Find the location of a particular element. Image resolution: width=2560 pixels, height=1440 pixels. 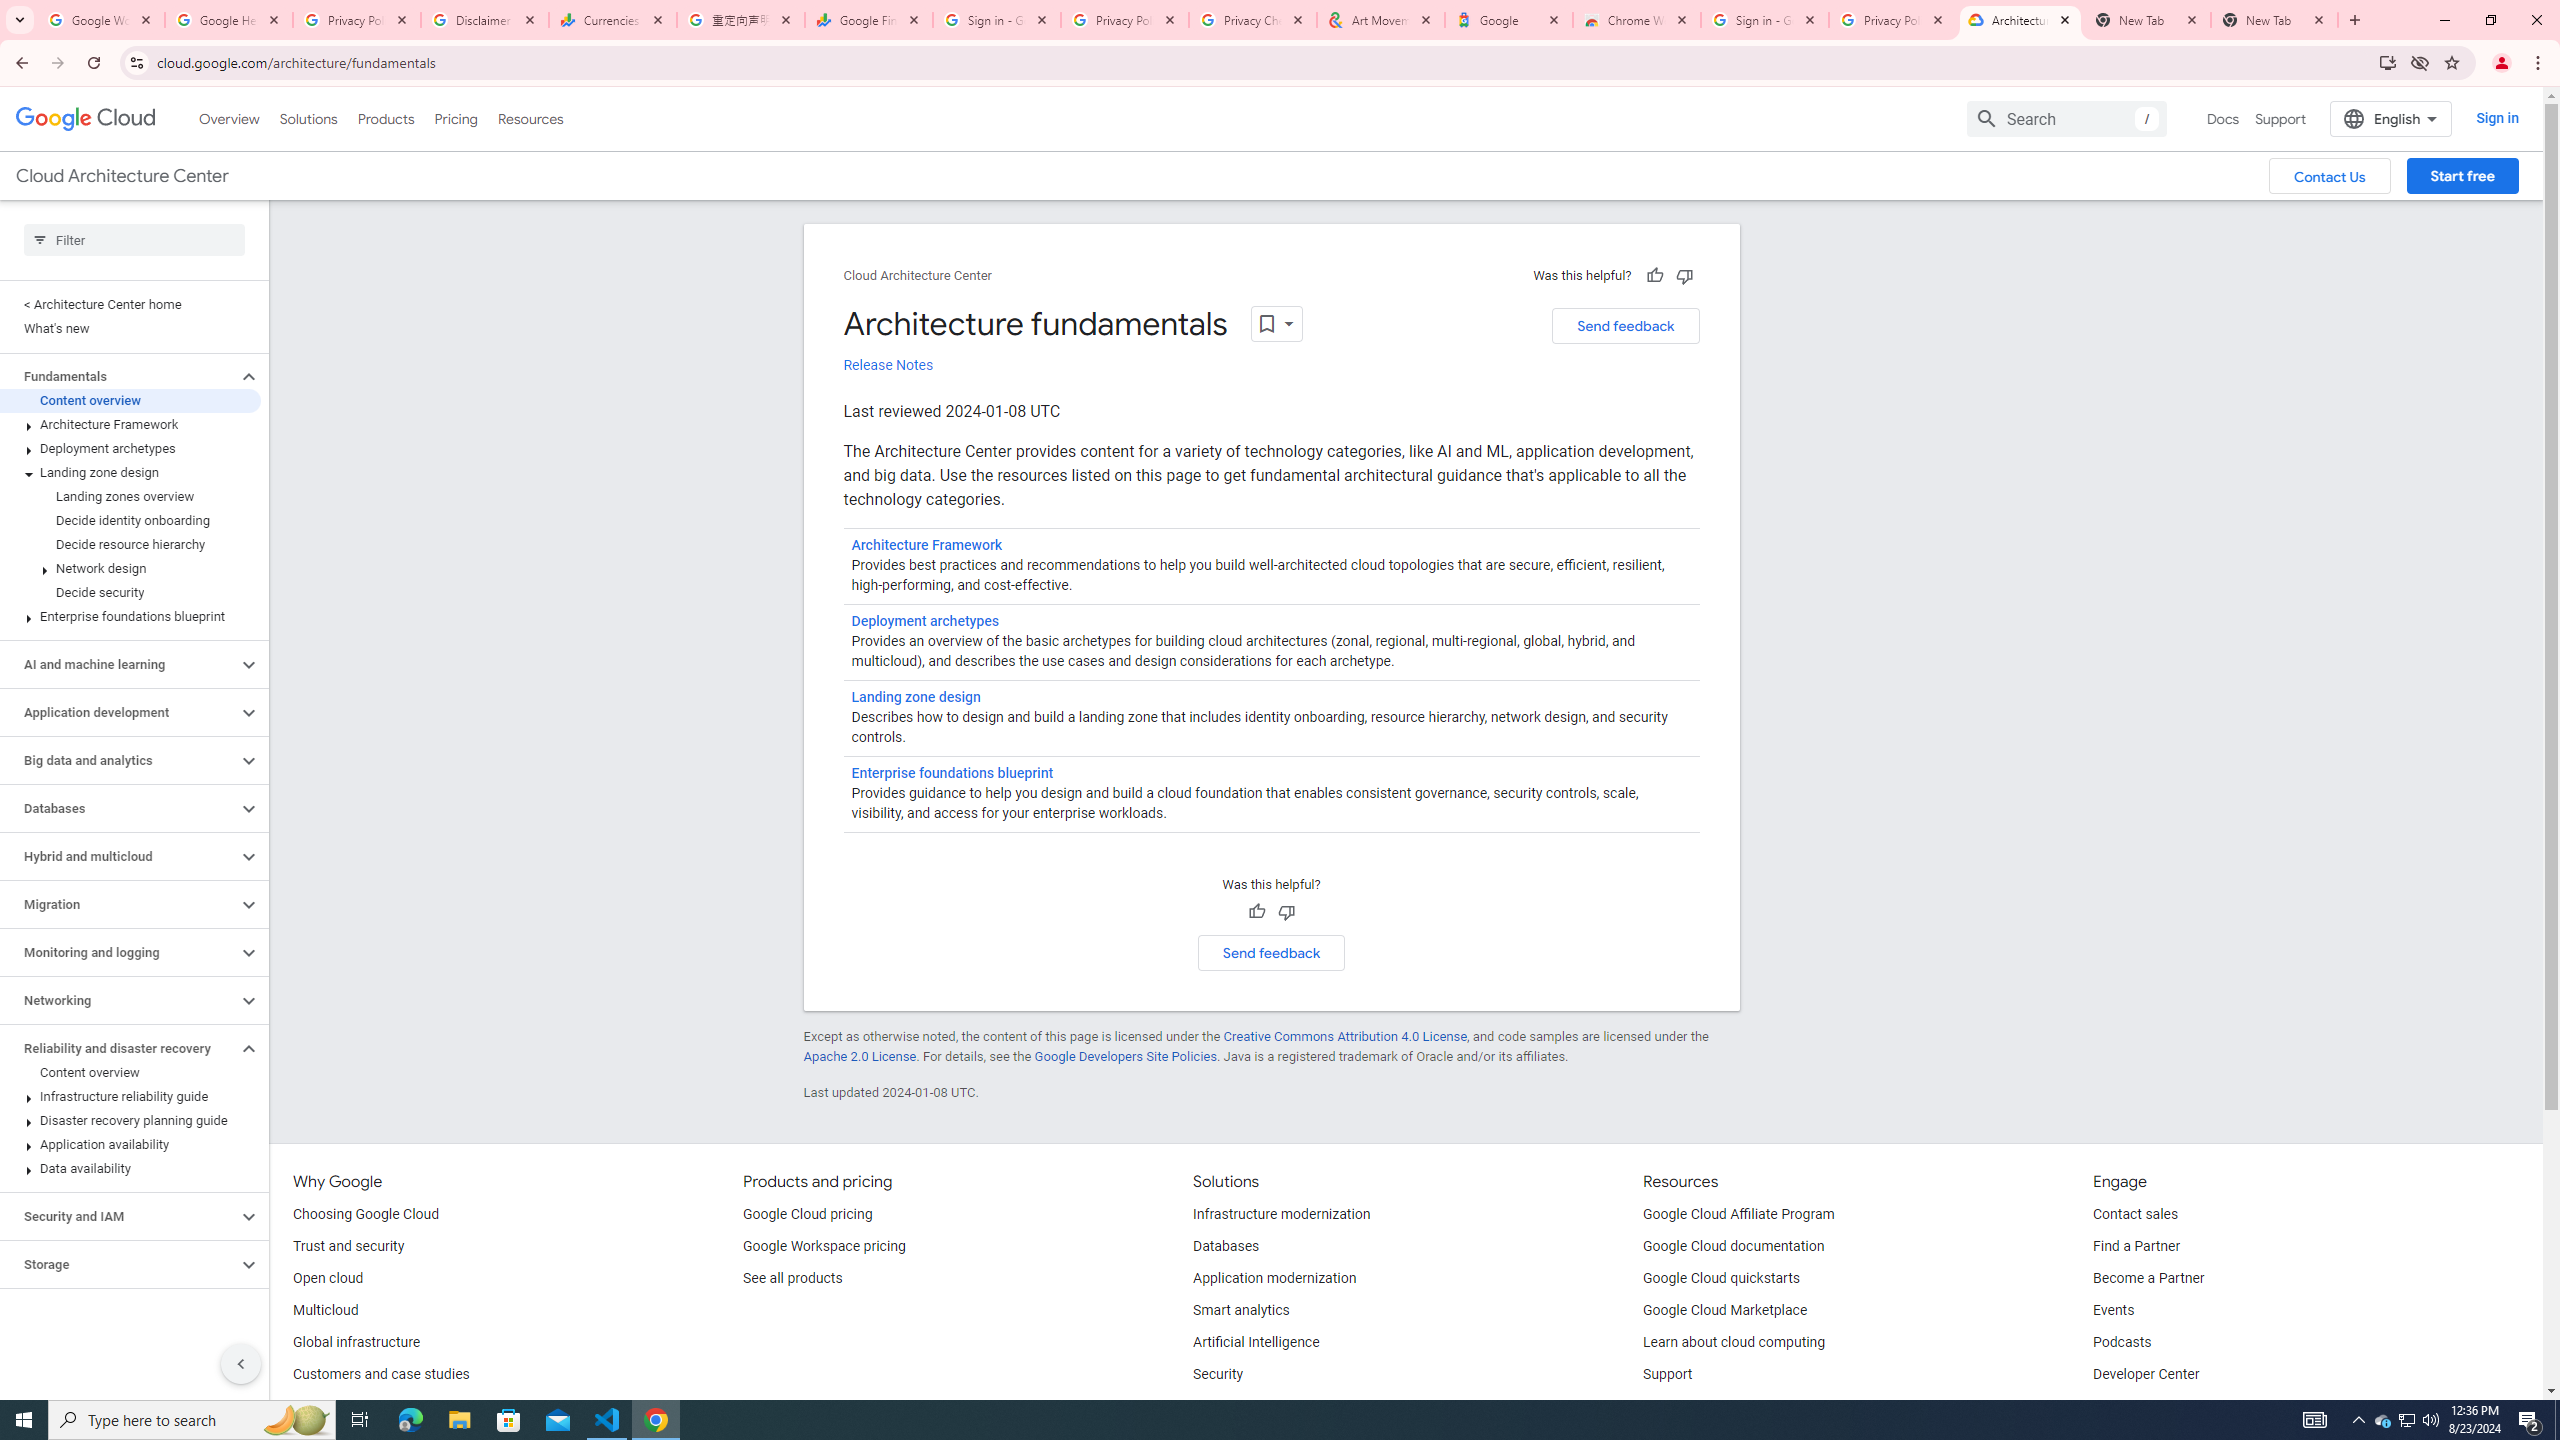

'Decide resource hierarchy' is located at coordinates (130, 544).